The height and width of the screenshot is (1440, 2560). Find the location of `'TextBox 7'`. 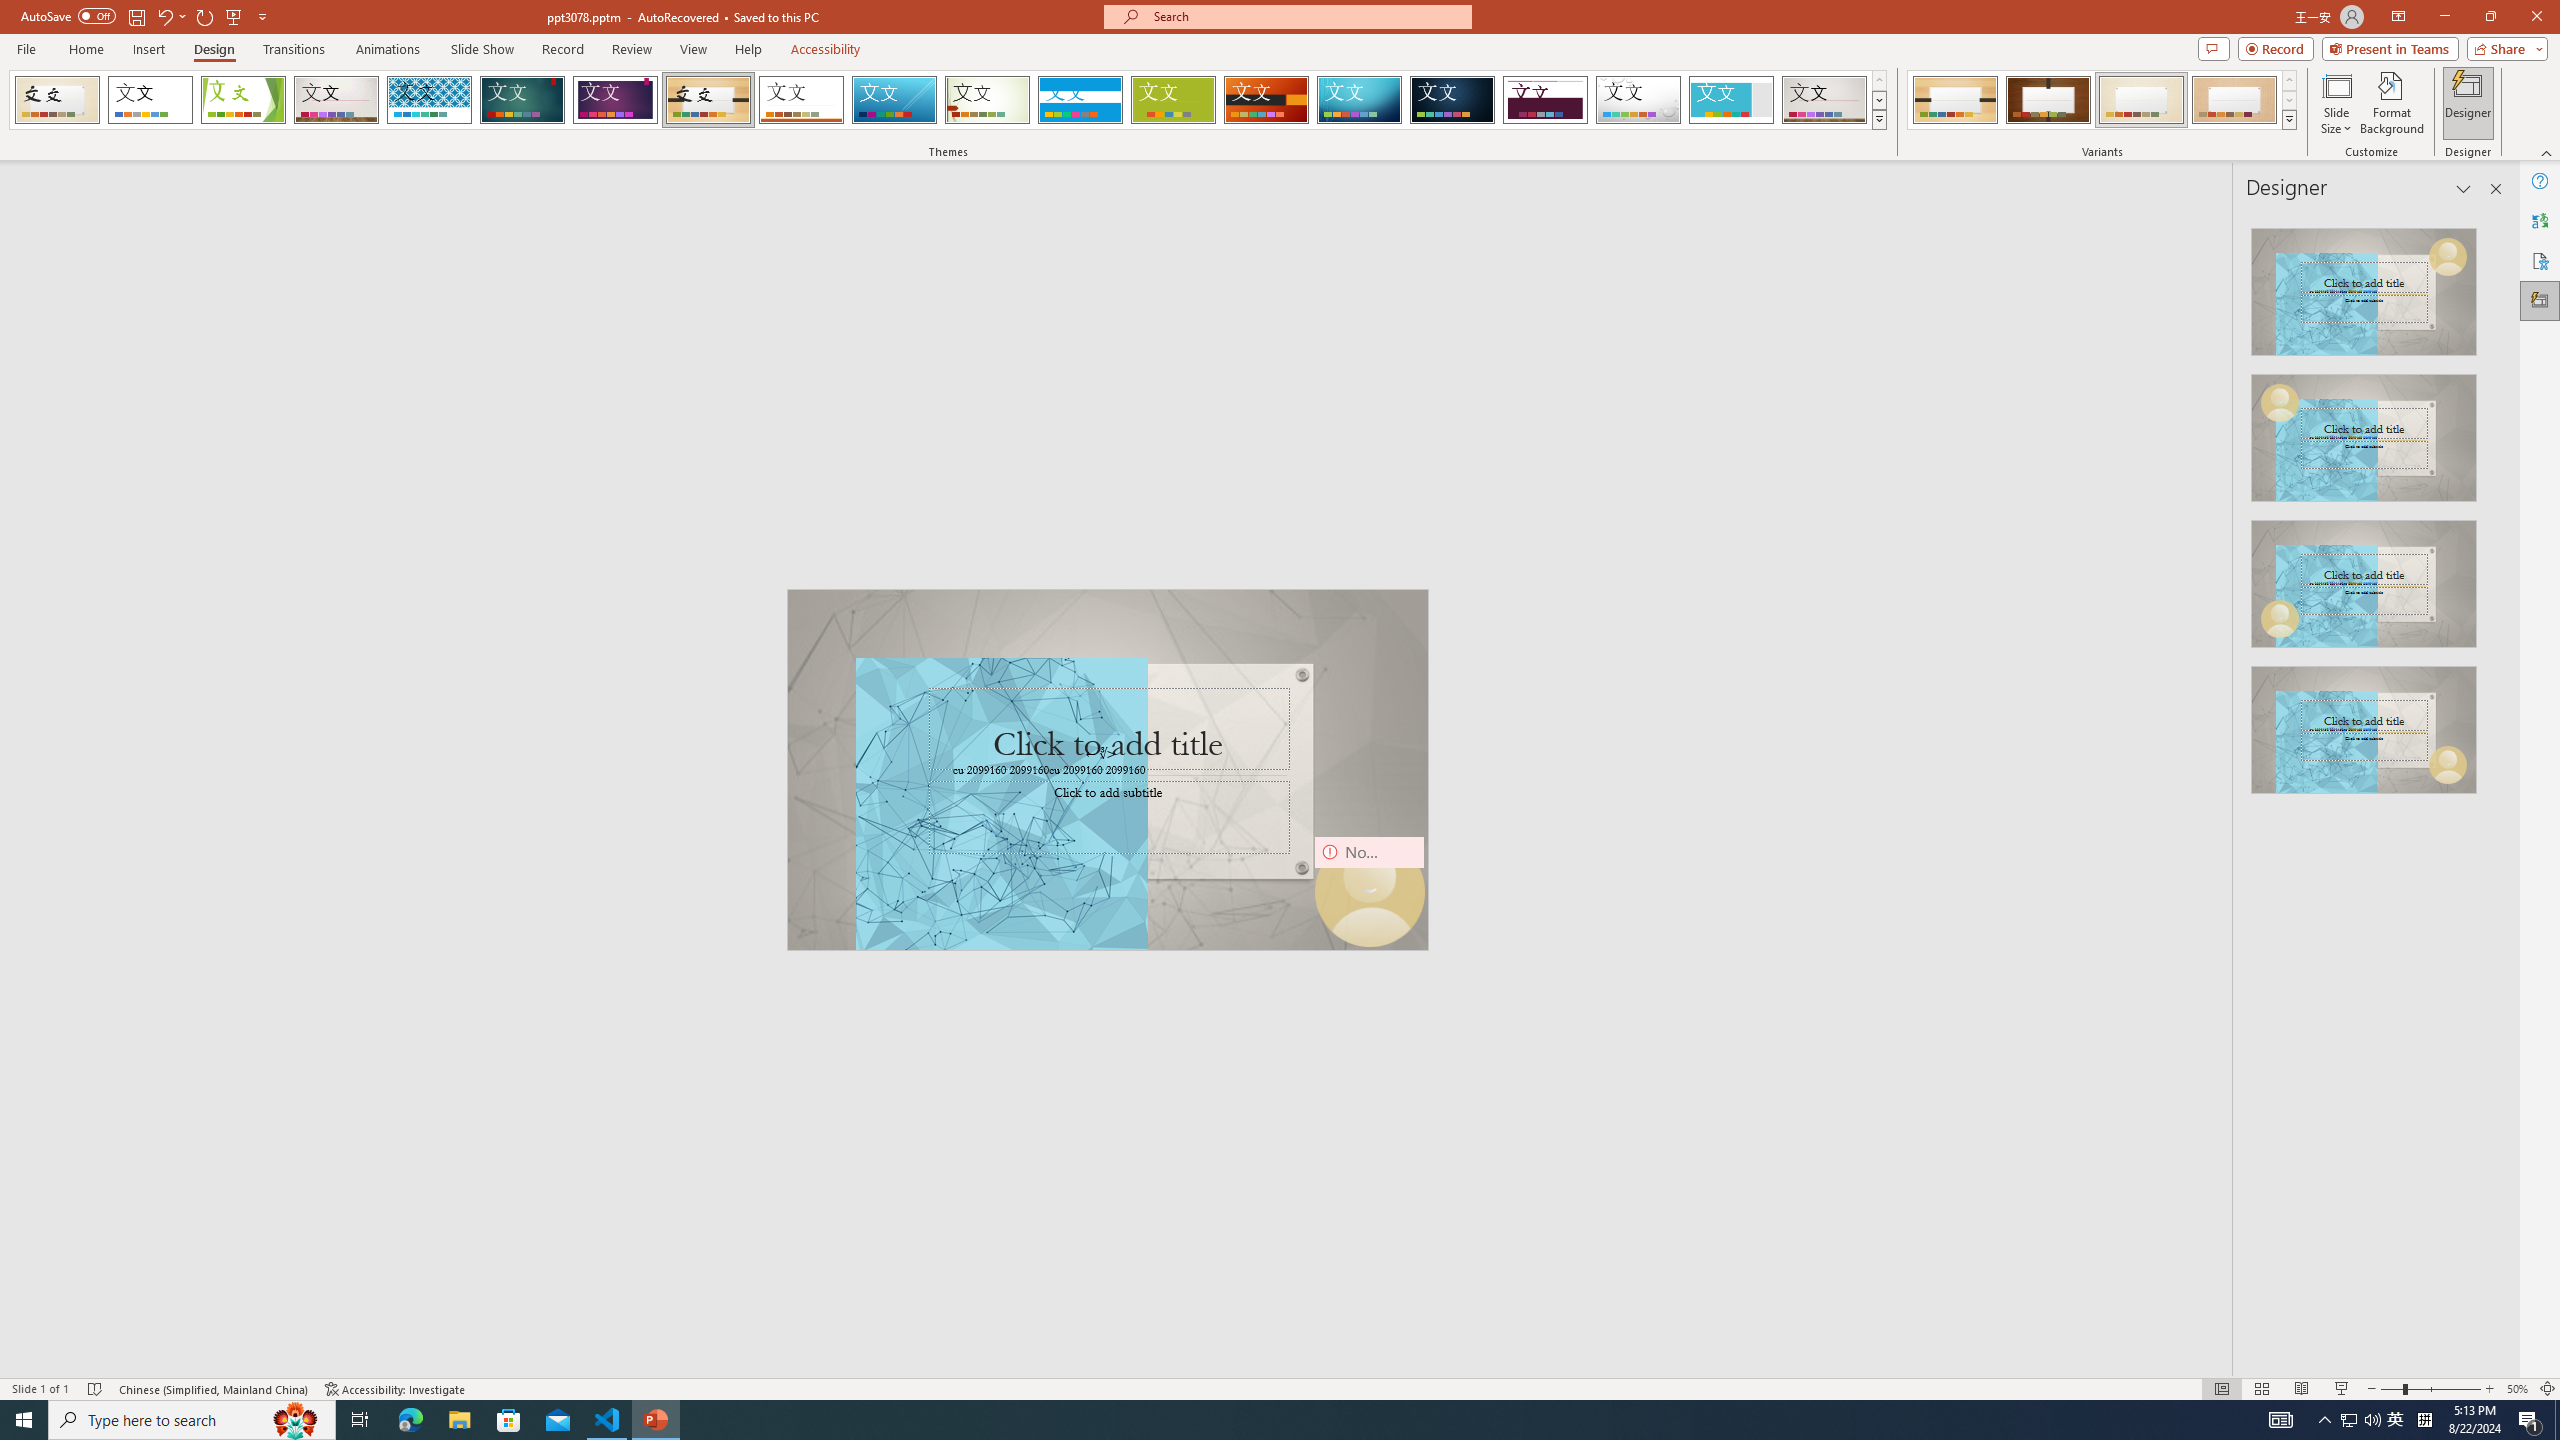

'TextBox 7' is located at coordinates (1101, 754).